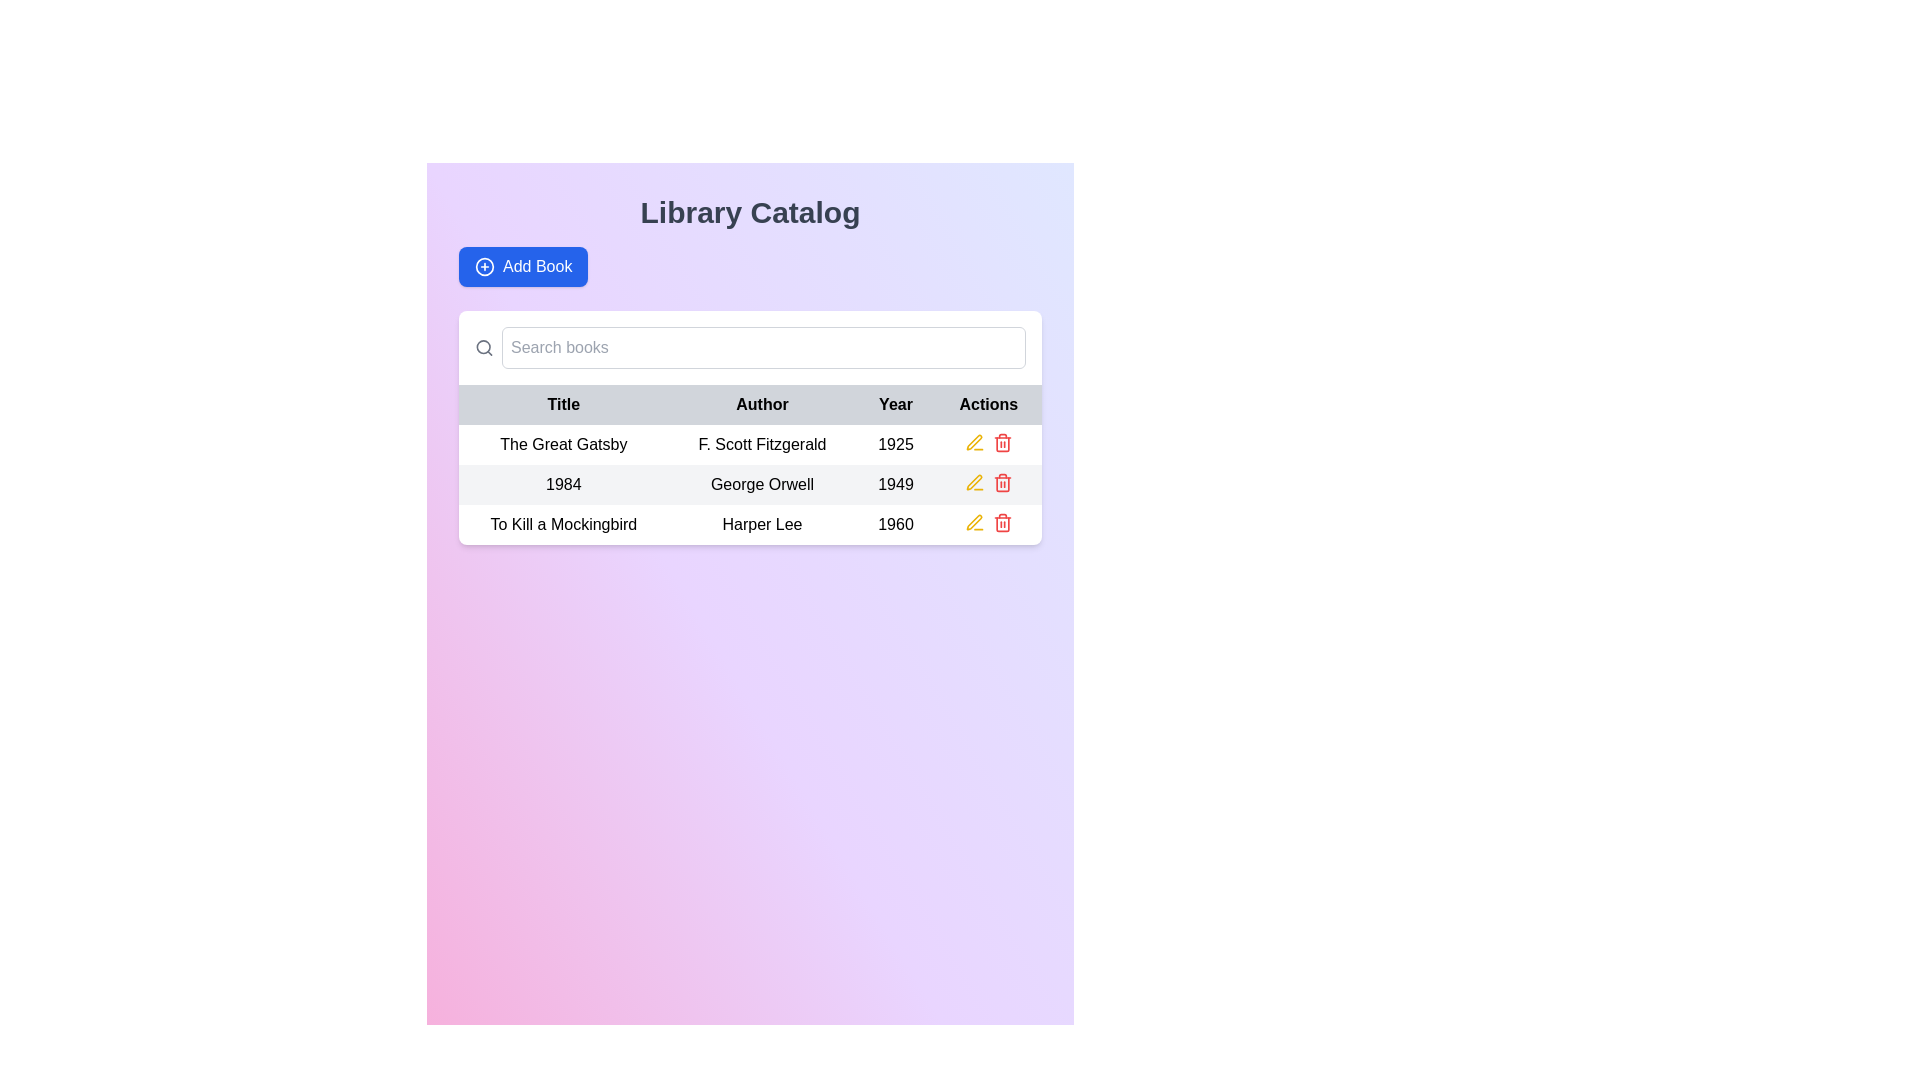 Image resolution: width=1920 pixels, height=1080 pixels. What do you see at coordinates (761, 443) in the screenshot?
I see `the label indicating the author of the book 'The Great Gatsby', located in the second column of the first row` at bounding box center [761, 443].